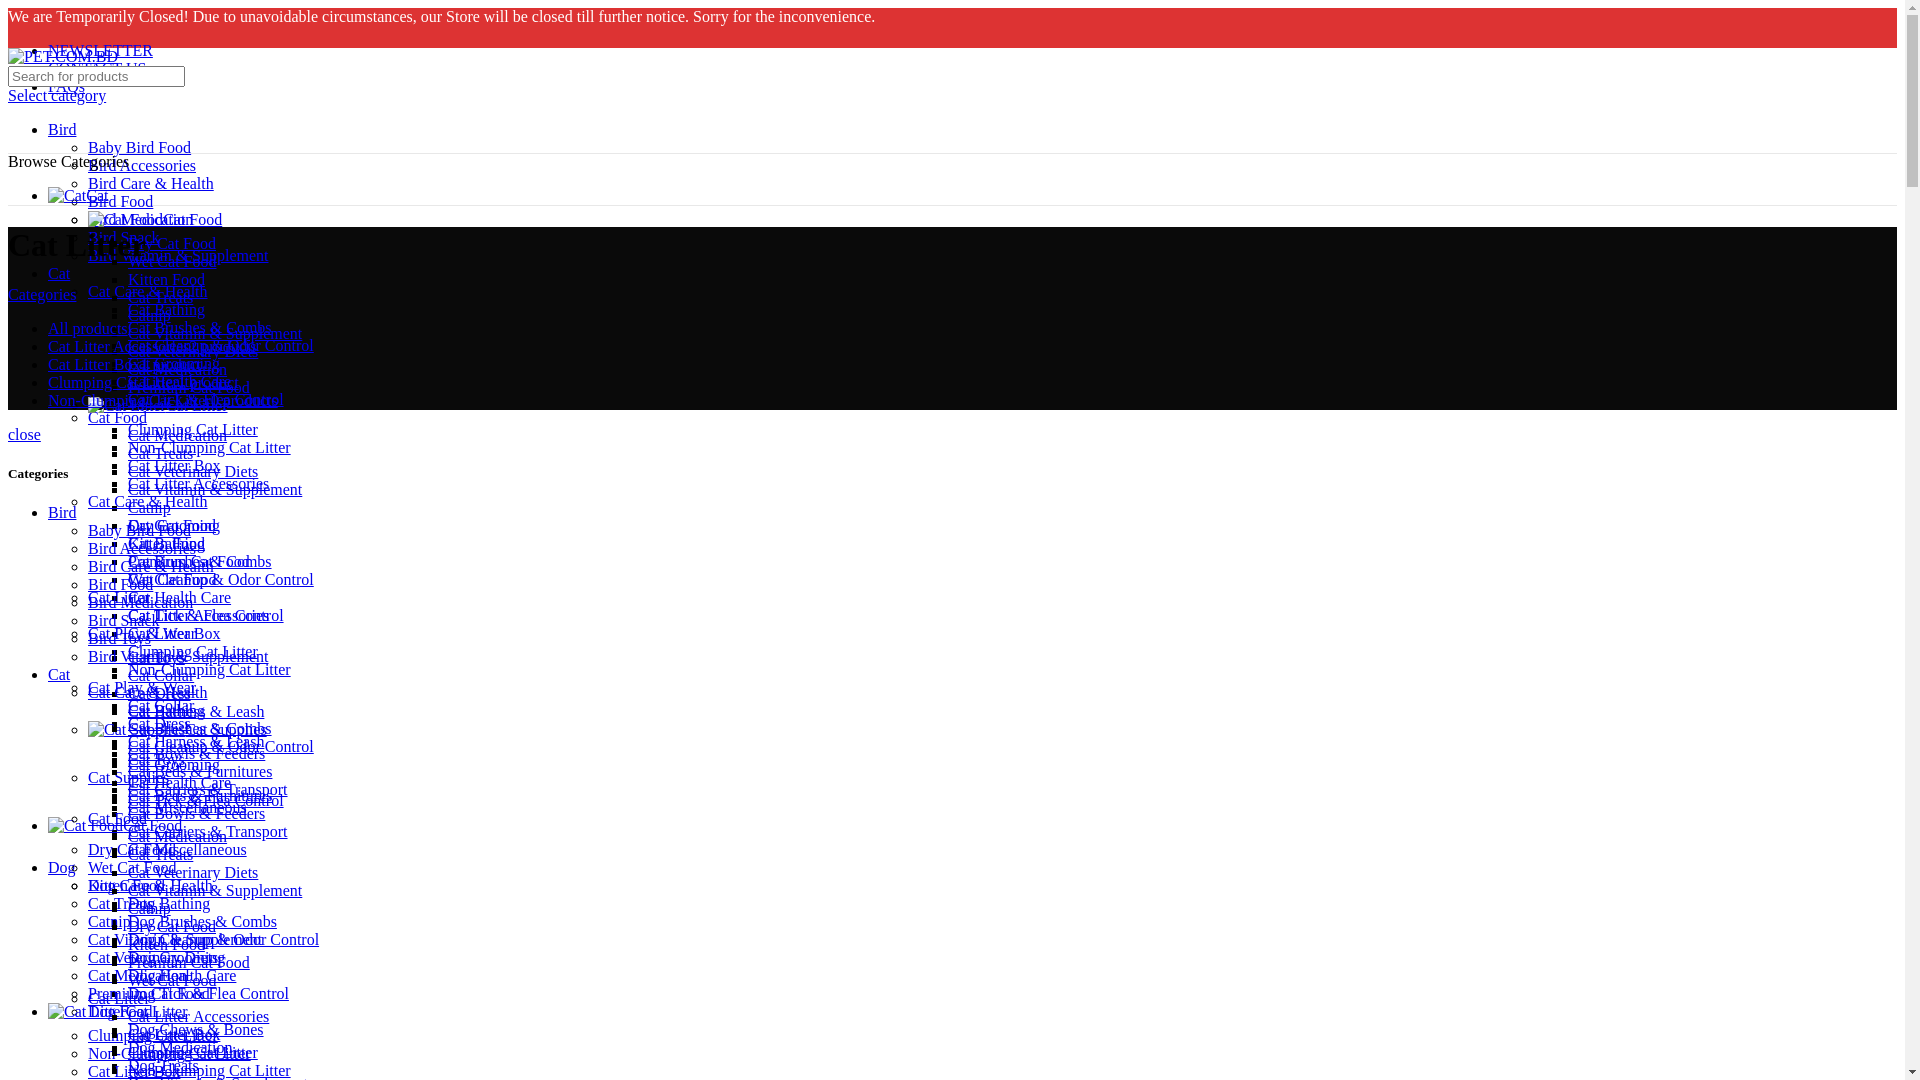 This screenshot has height=1080, width=1920. Describe the element at coordinates (196, 753) in the screenshot. I see `'Cat Bowls & Feeders'` at that location.